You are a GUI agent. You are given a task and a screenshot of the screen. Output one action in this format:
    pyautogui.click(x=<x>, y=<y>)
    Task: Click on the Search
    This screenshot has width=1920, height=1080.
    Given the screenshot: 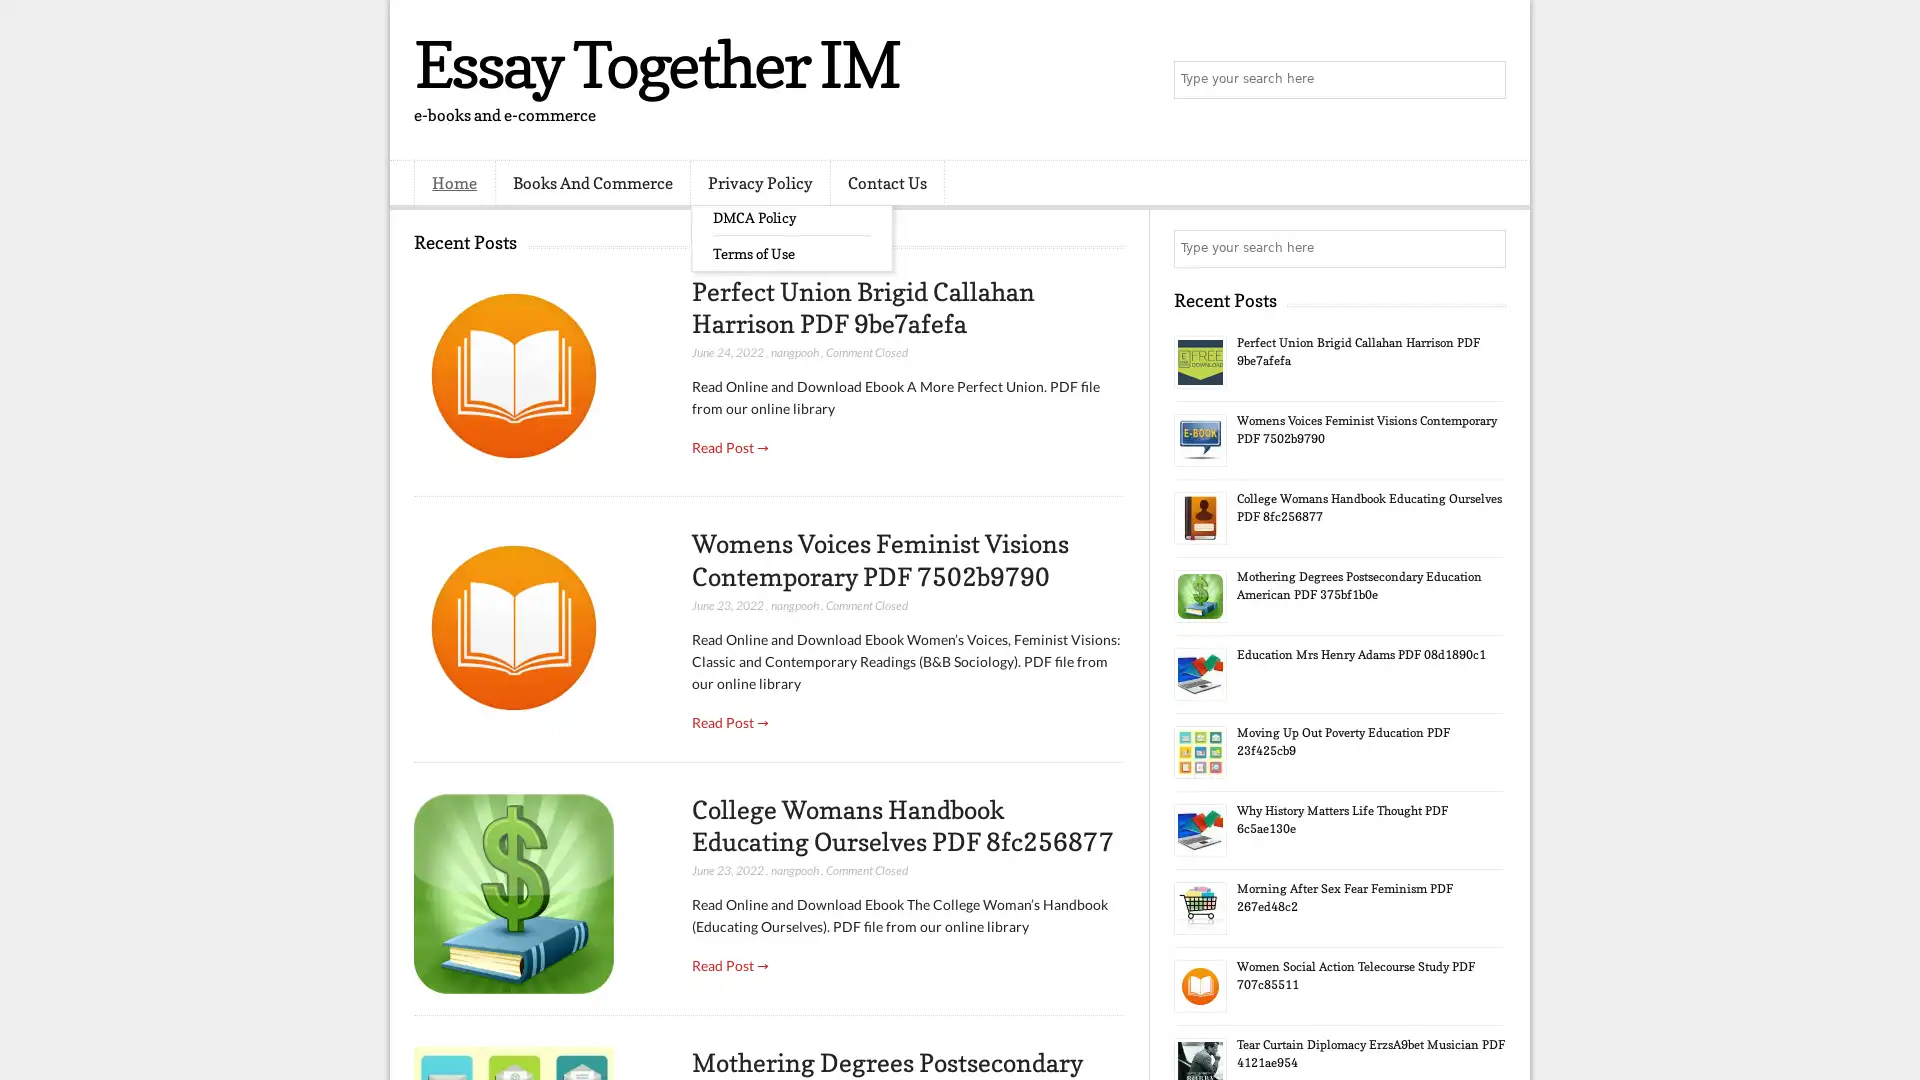 What is the action you would take?
    pyautogui.click(x=1485, y=80)
    